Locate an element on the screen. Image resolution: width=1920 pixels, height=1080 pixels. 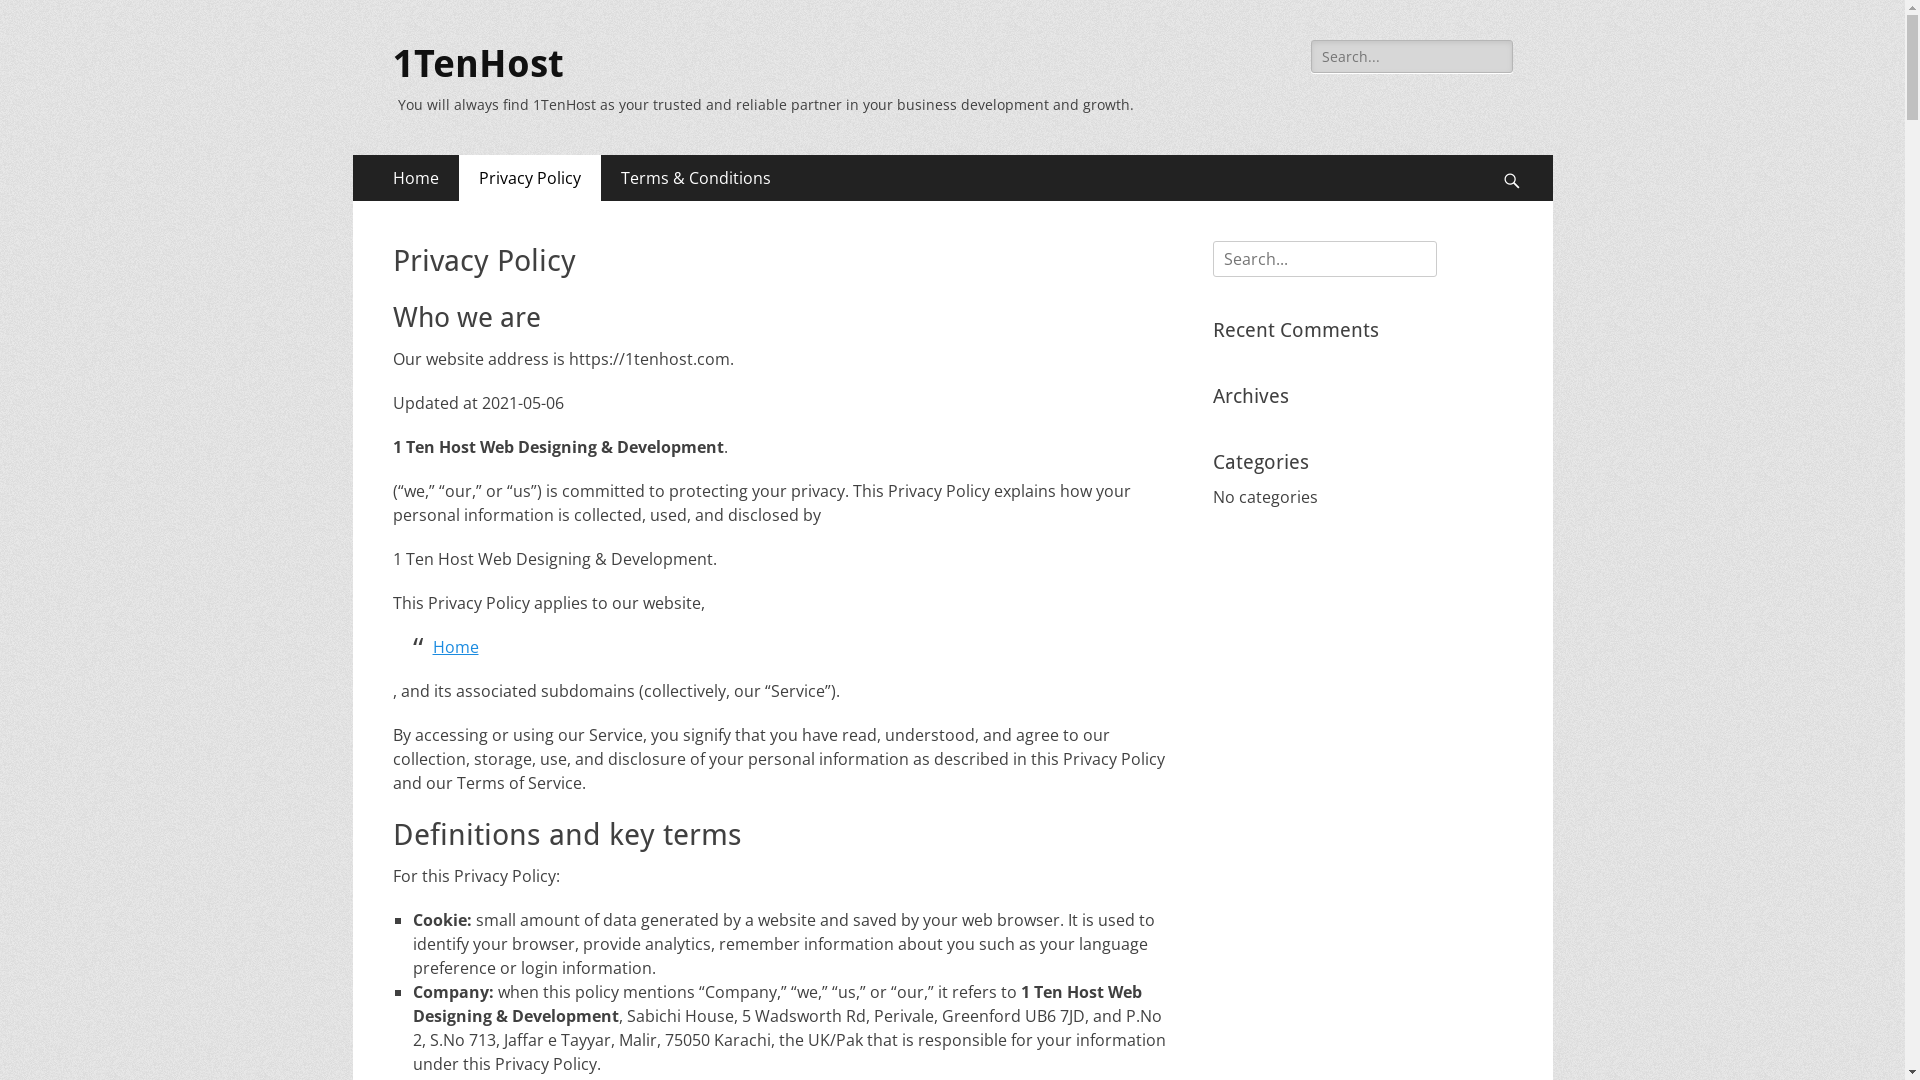
'Home' is located at coordinates (431, 647).